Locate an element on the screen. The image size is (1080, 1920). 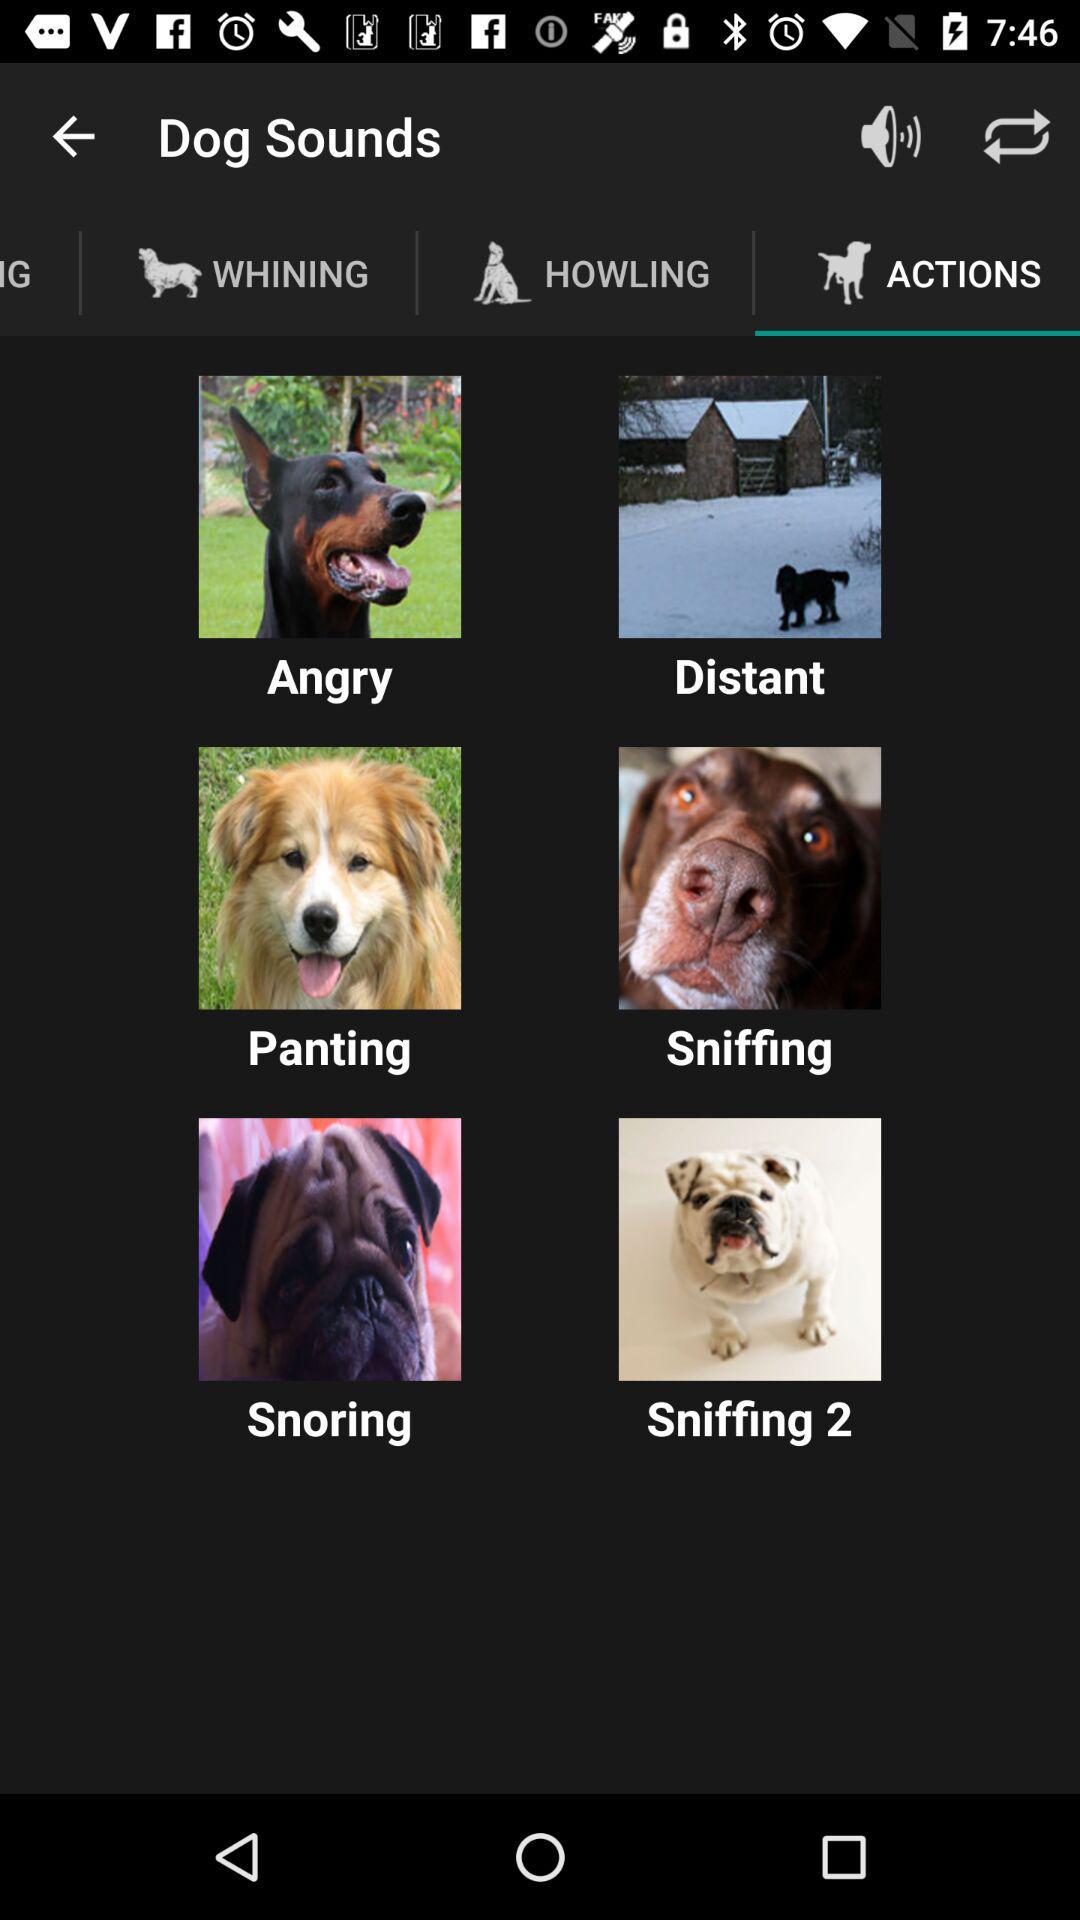
snoring dog sound is located at coordinates (329, 1248).